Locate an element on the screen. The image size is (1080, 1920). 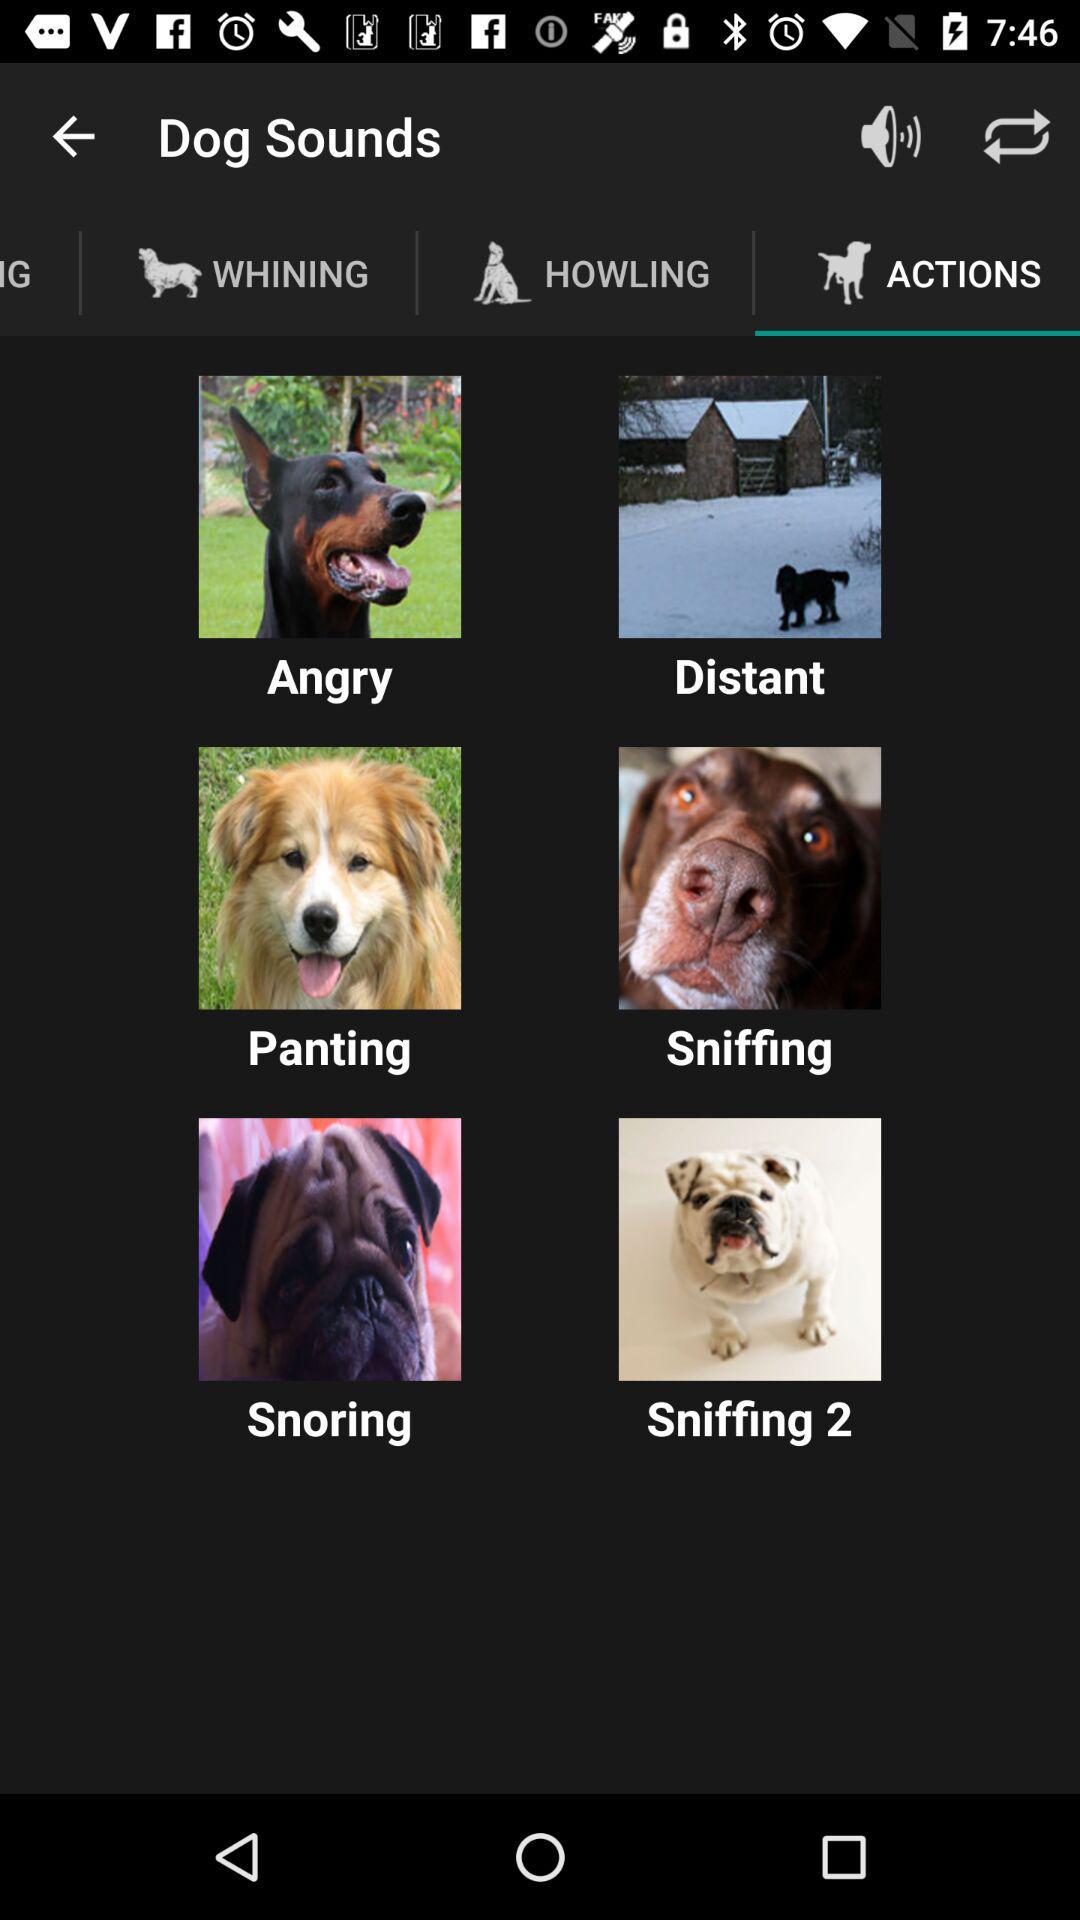
snoring dog sound is located at coordinates (329, 1248).